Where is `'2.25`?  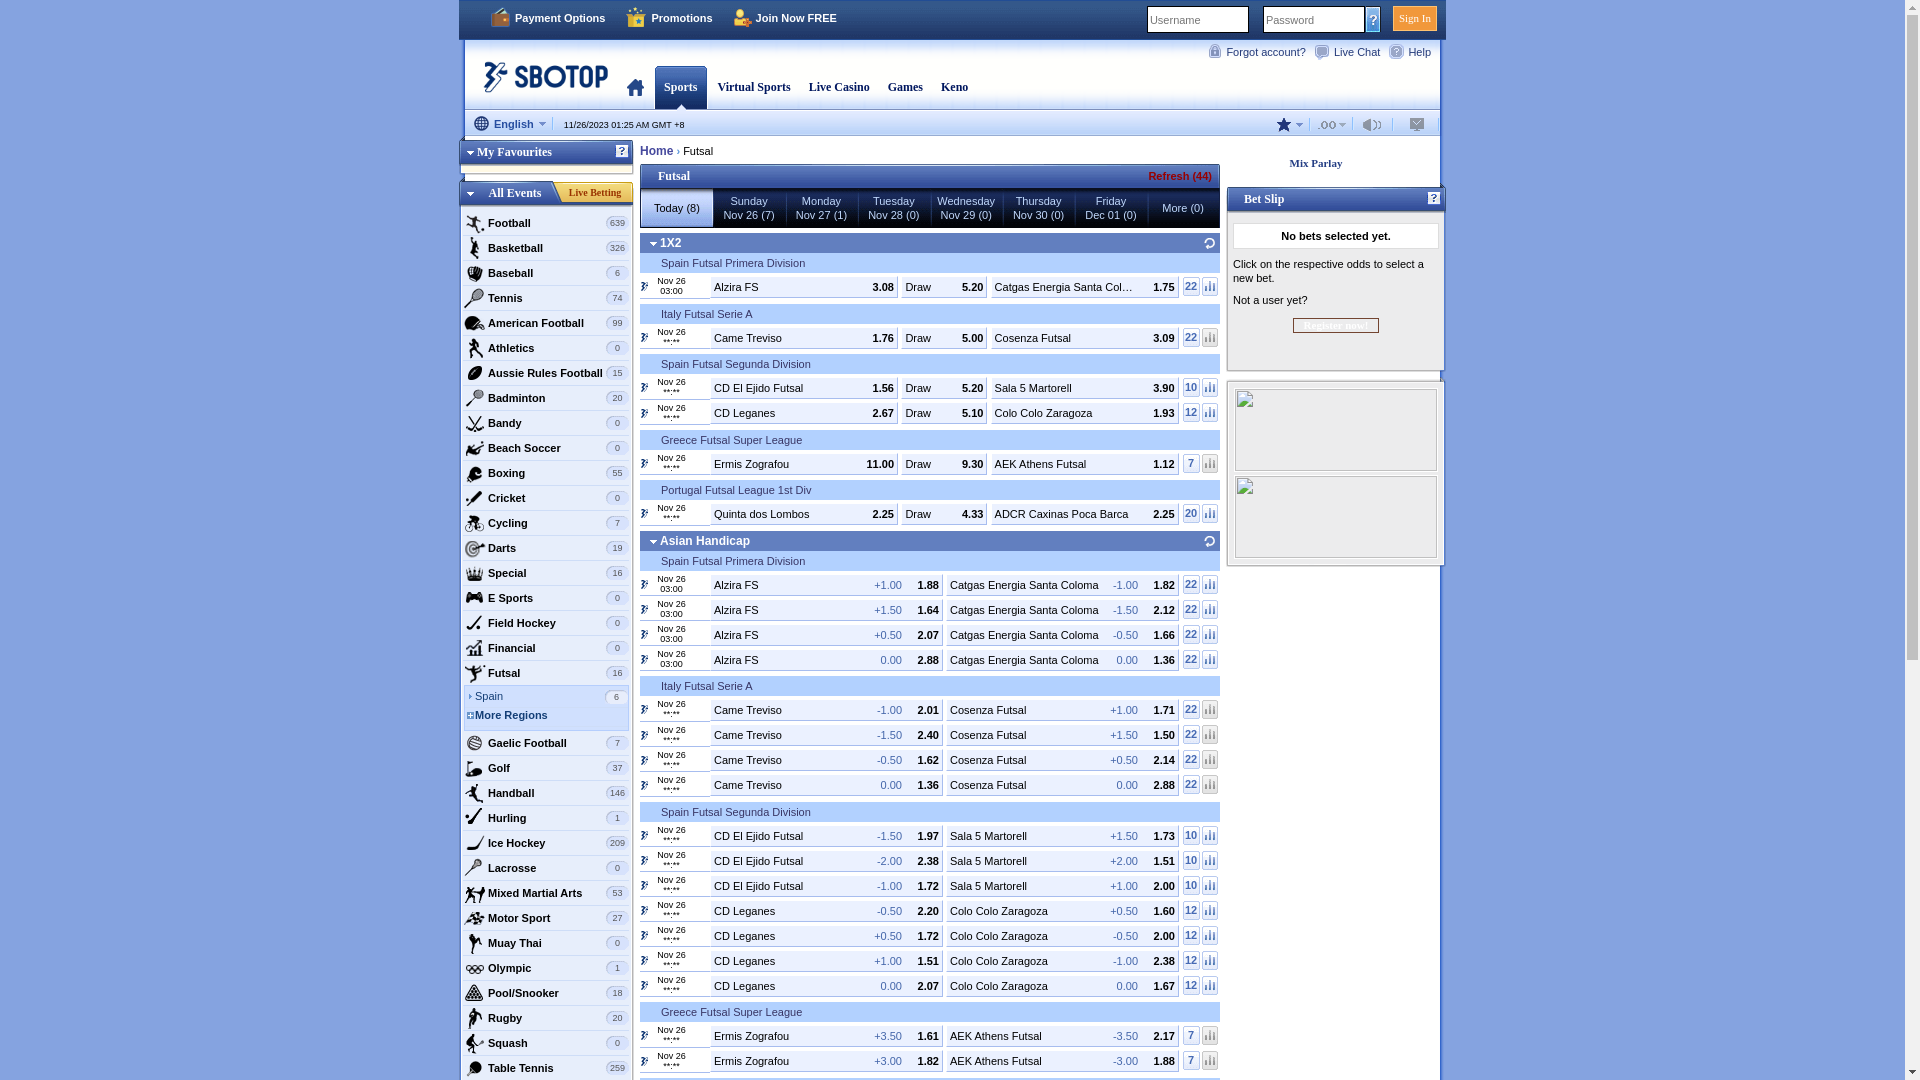
'2.25 is located at coordinates (804, 512).